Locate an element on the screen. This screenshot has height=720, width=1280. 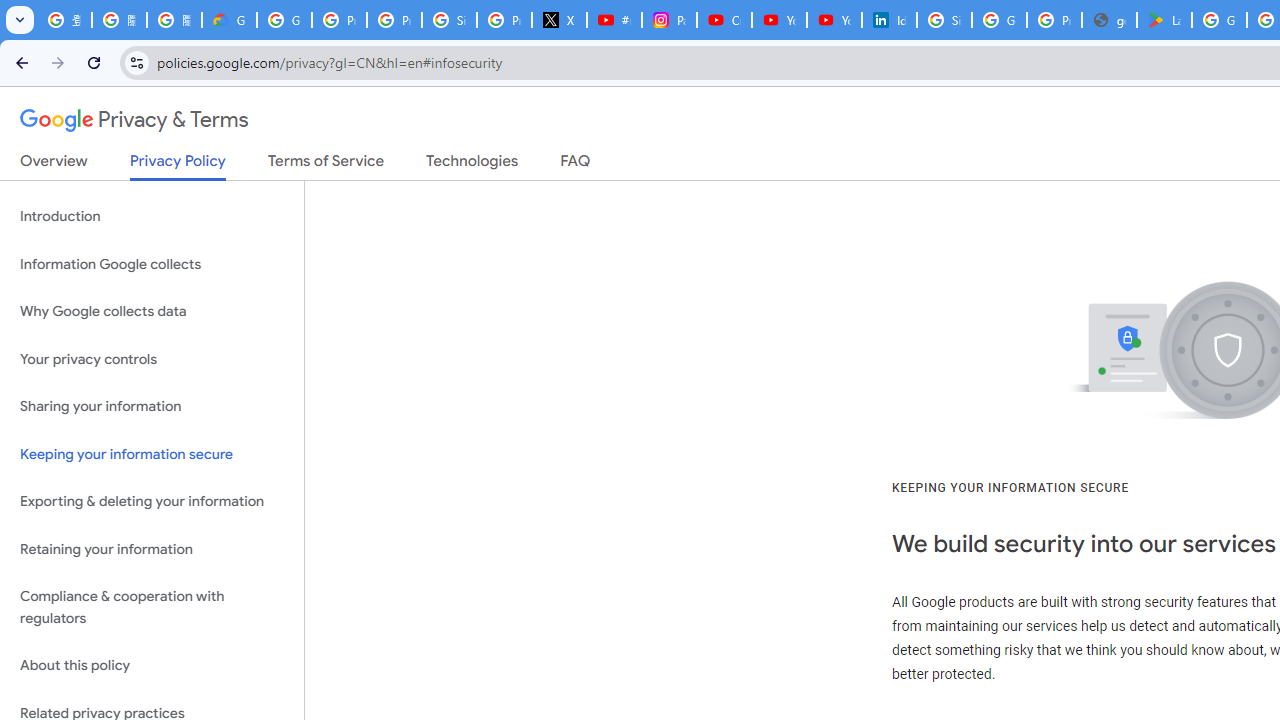
'Your privacy controls' is located at coordinates (151, 358).